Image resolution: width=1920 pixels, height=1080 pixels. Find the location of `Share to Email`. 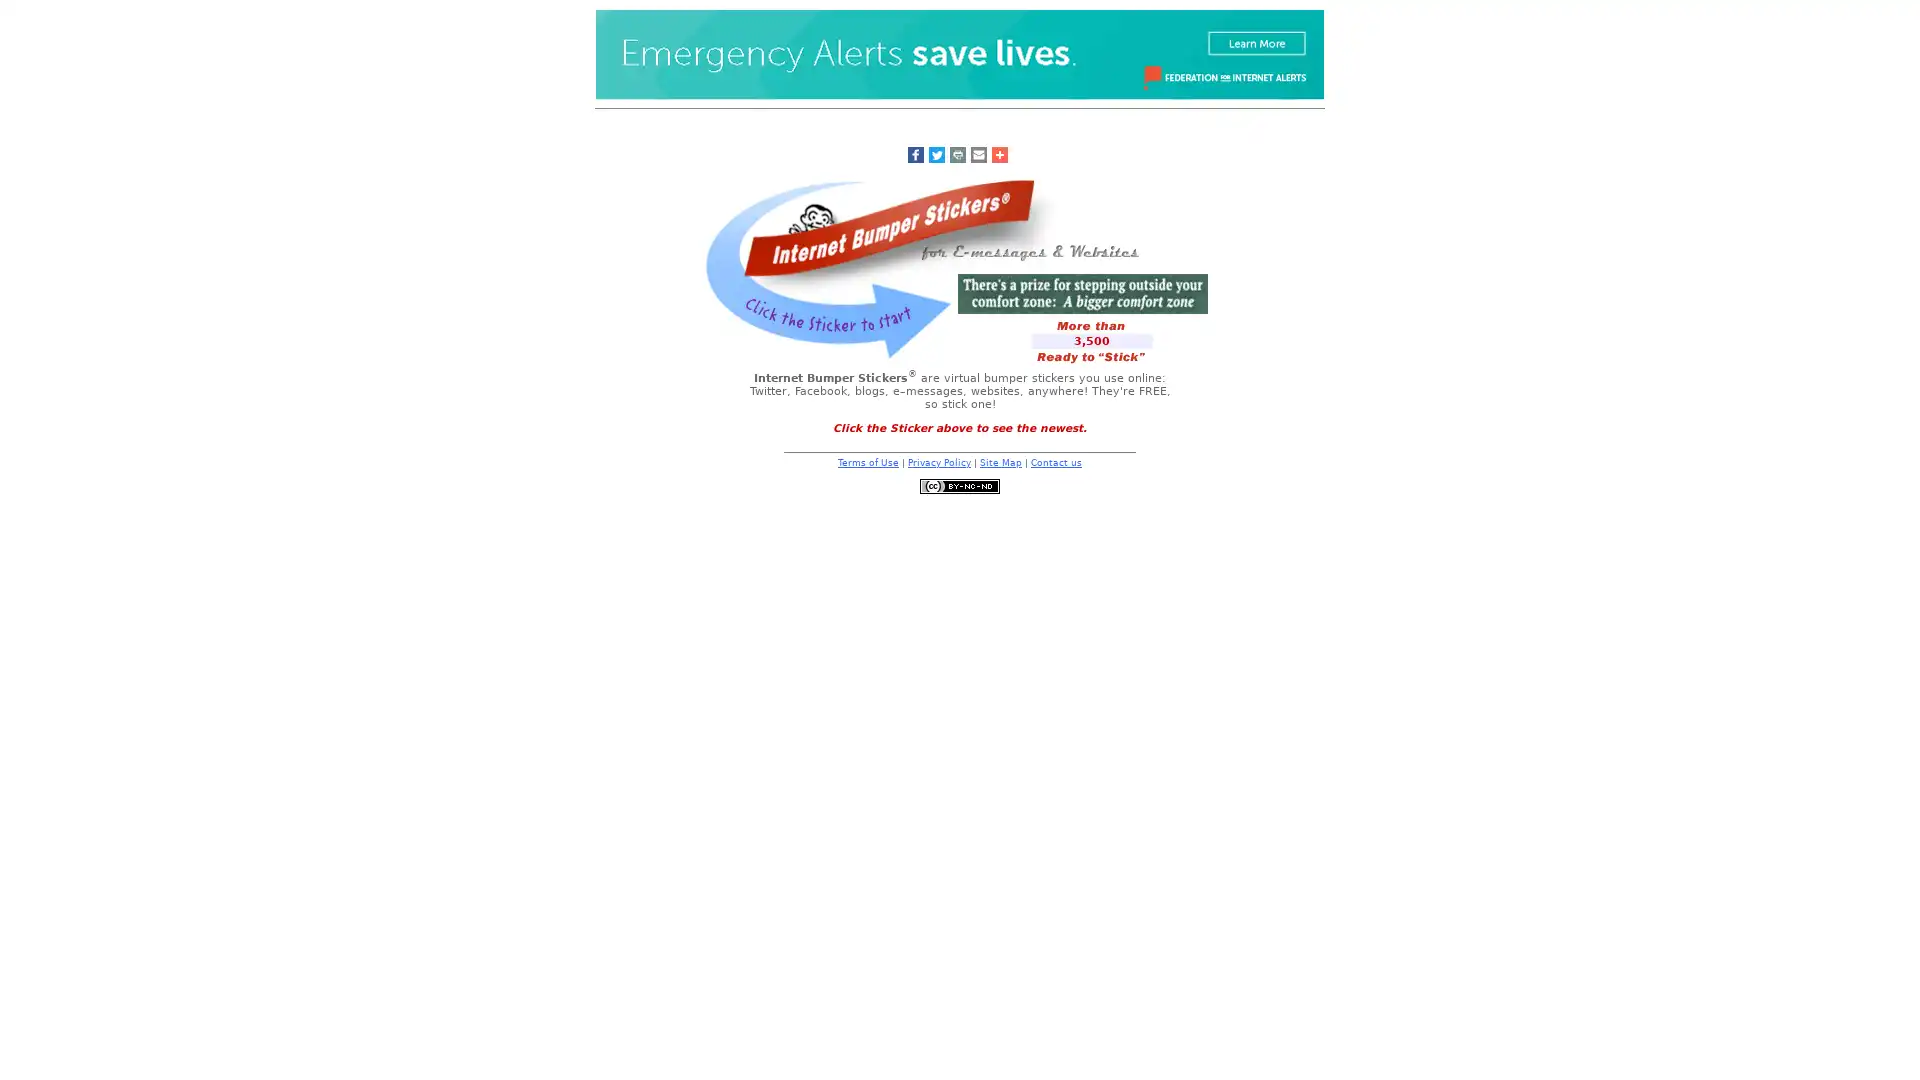

Share to Email is located at coordinates (978, 153).